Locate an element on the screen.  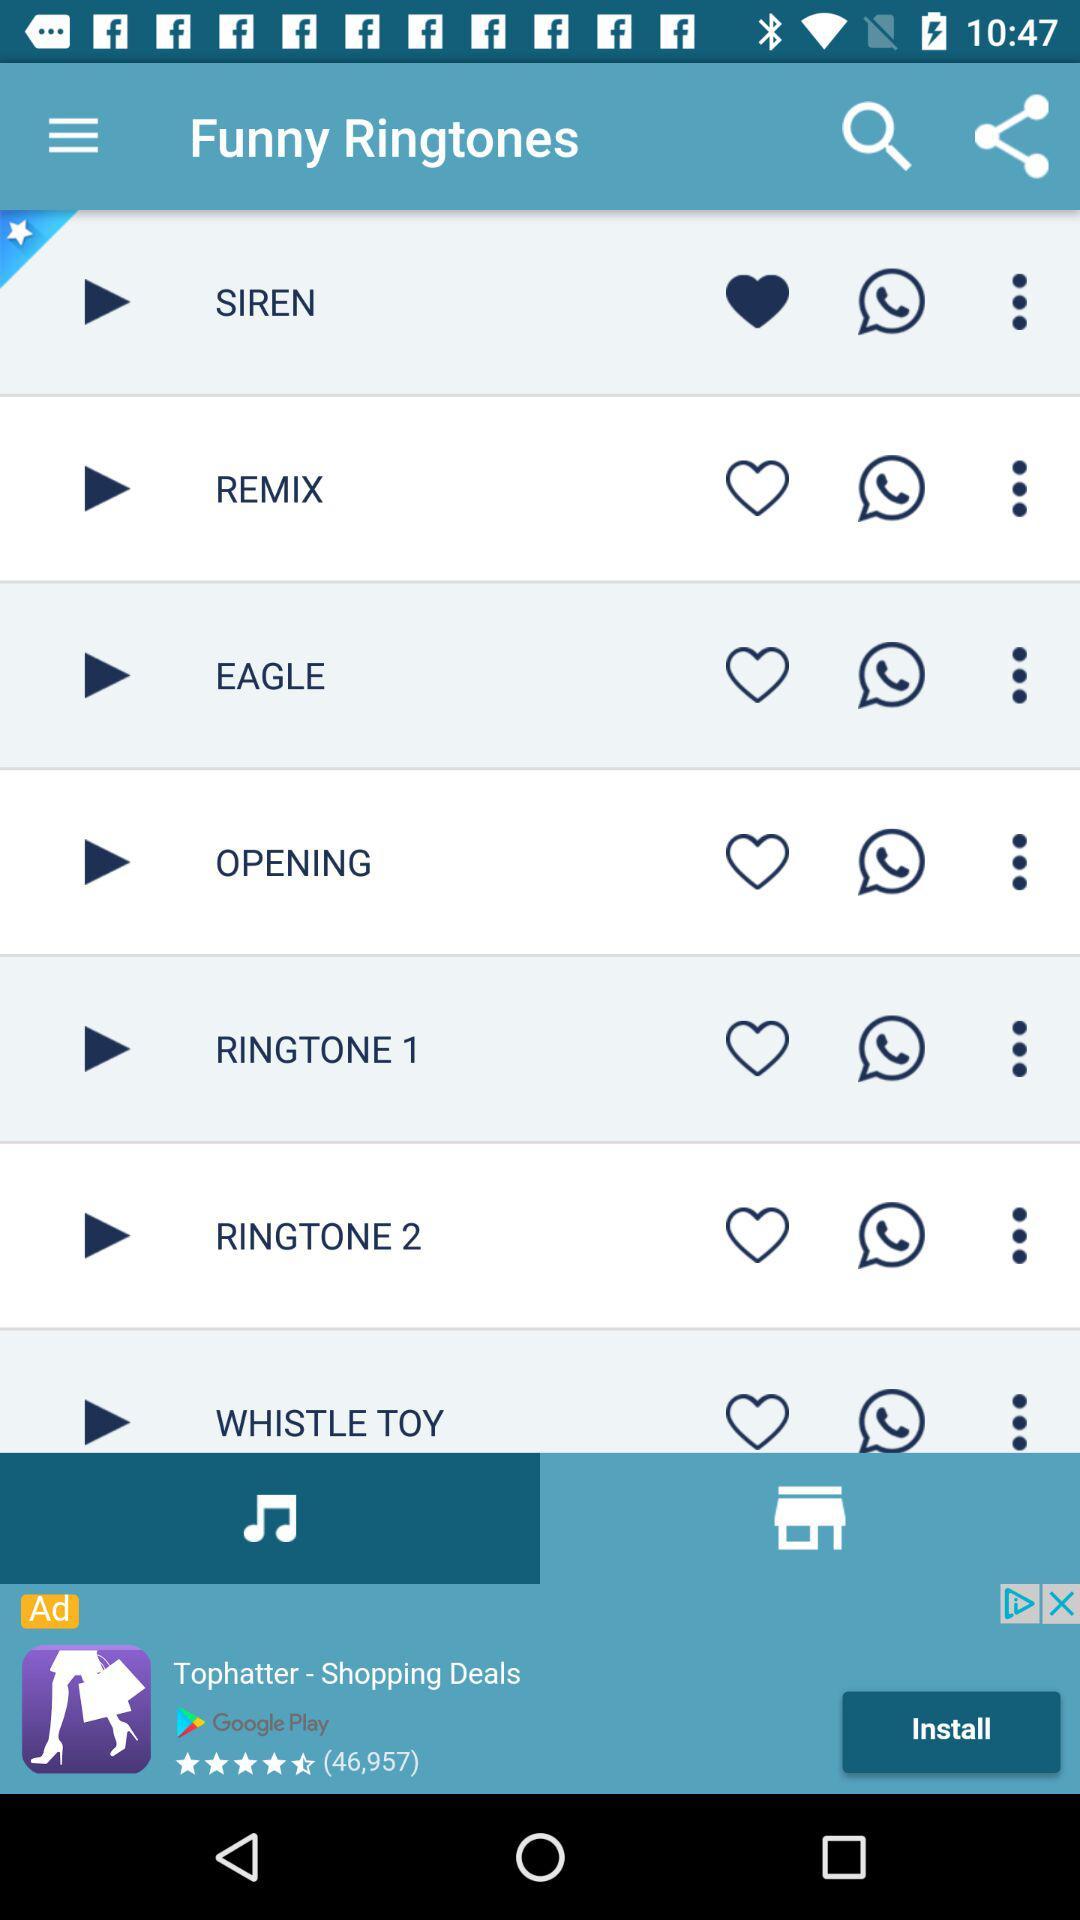
favorite is located at coordinates (757, 1234).